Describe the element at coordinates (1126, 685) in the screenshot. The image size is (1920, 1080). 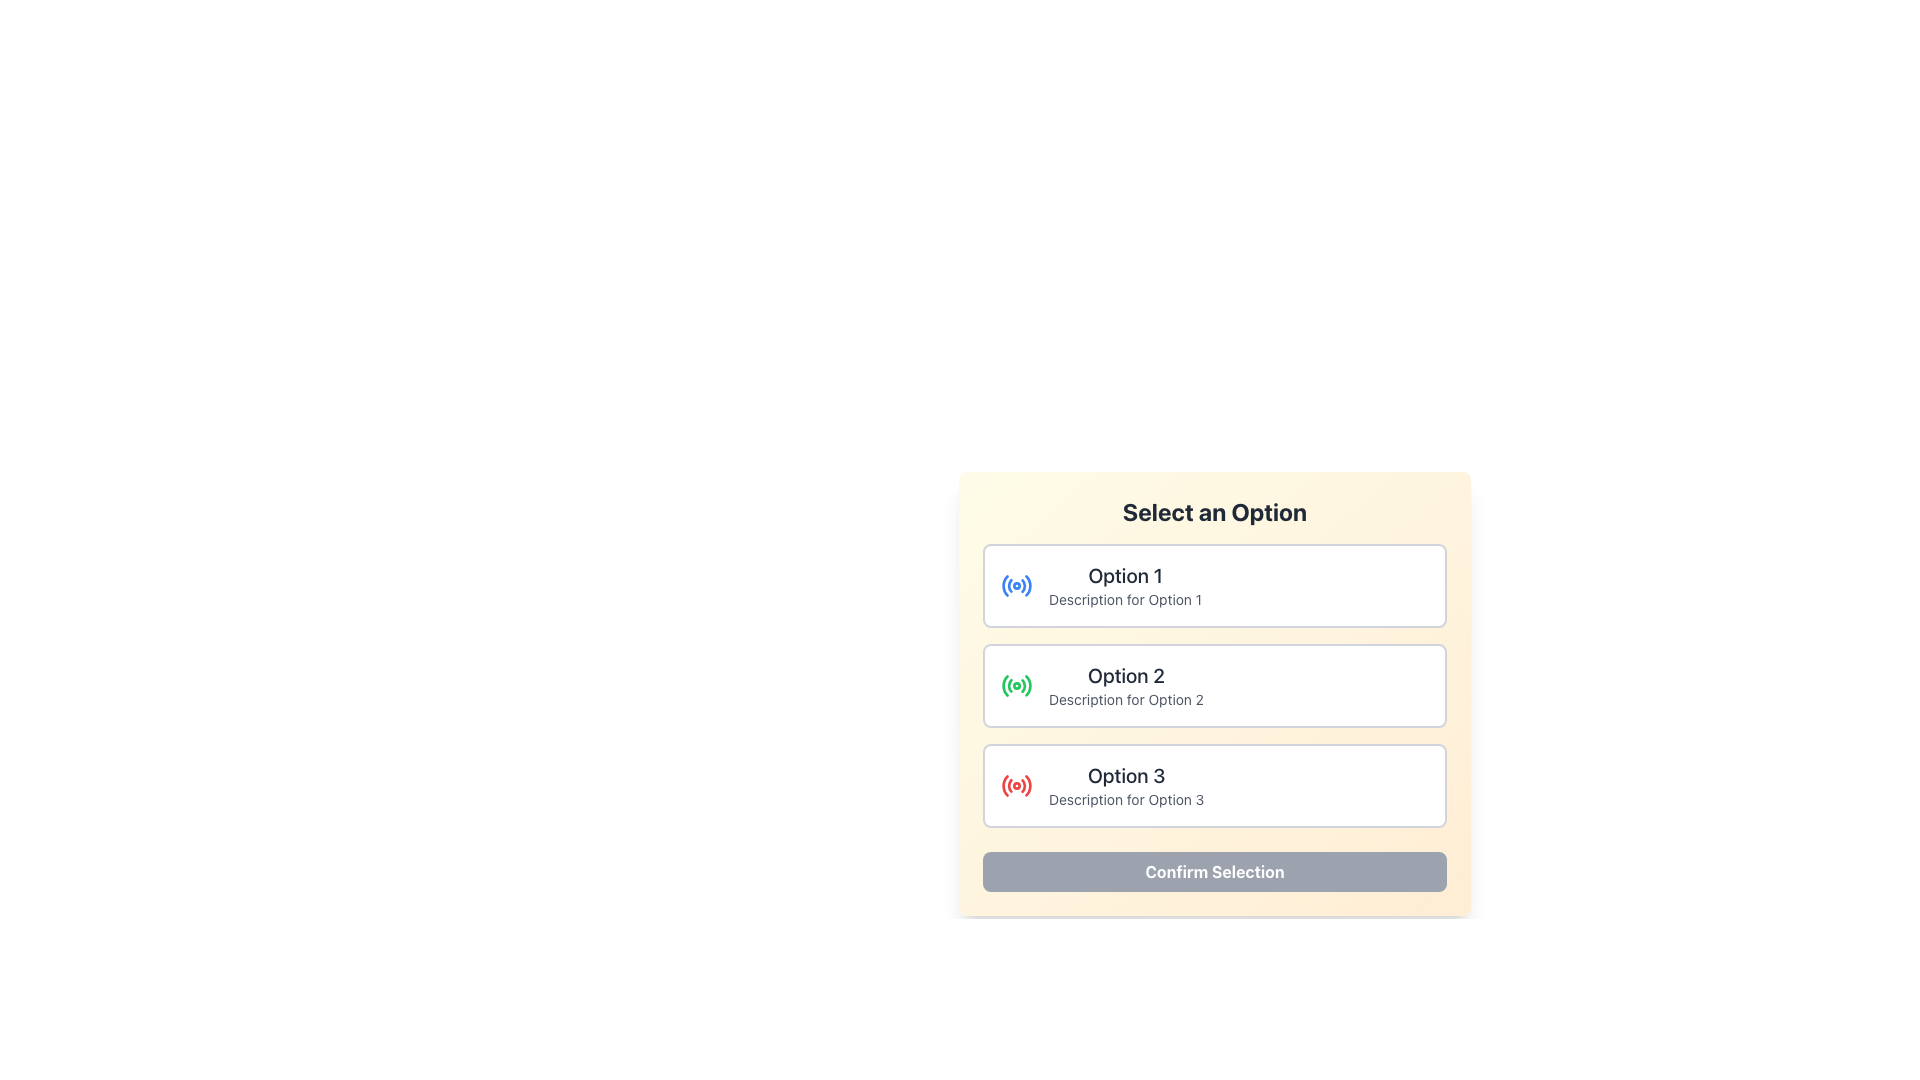
I see `the textual content display that shows 'Option 2' and 'Description for Option 2' within the second option card` at that location.